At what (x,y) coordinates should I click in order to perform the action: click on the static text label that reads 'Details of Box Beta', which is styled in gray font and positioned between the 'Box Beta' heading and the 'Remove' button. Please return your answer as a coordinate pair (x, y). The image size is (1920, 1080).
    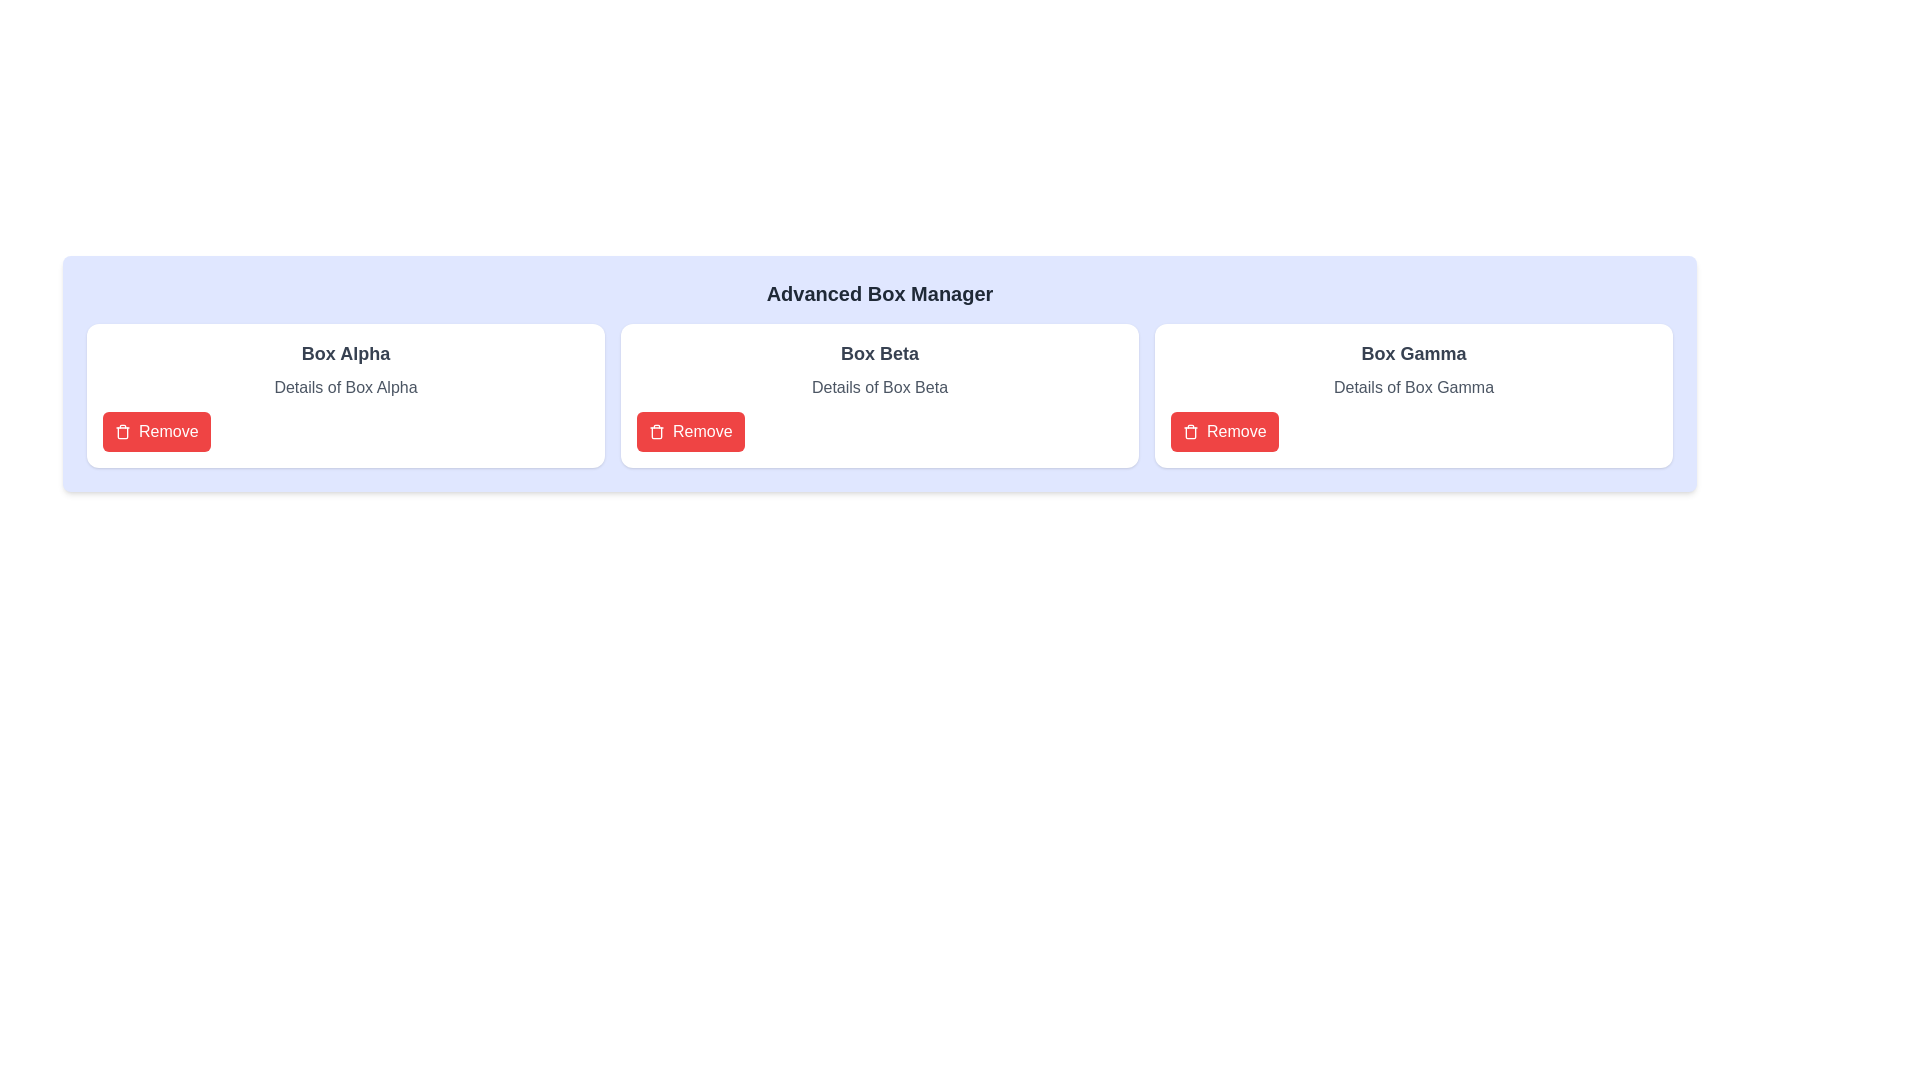
    Looking at the image, I should click on (879, 388).